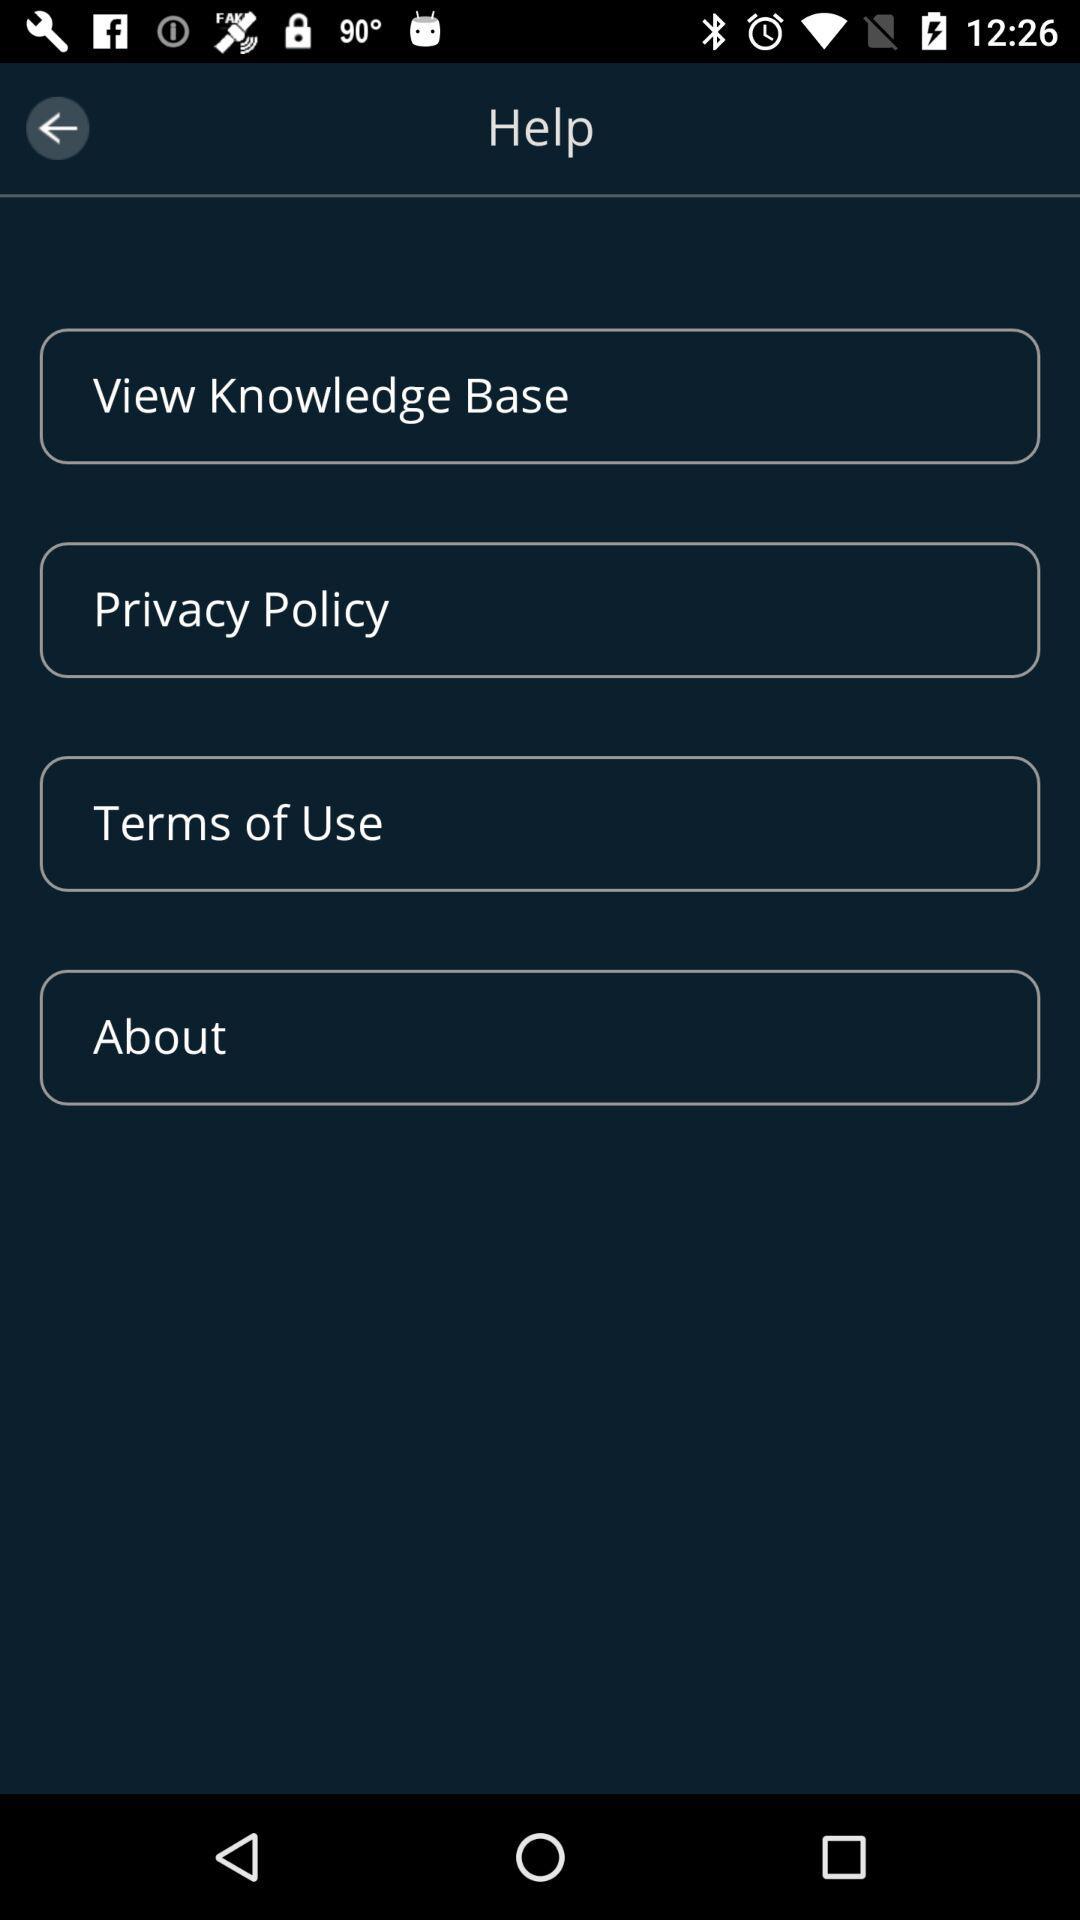 This screenshot has width=1080, height=1920. What do you see at coordinates (56, 127) in the screenshot?
I see `the arrow_backward icon` at bounding box center [56, 127].